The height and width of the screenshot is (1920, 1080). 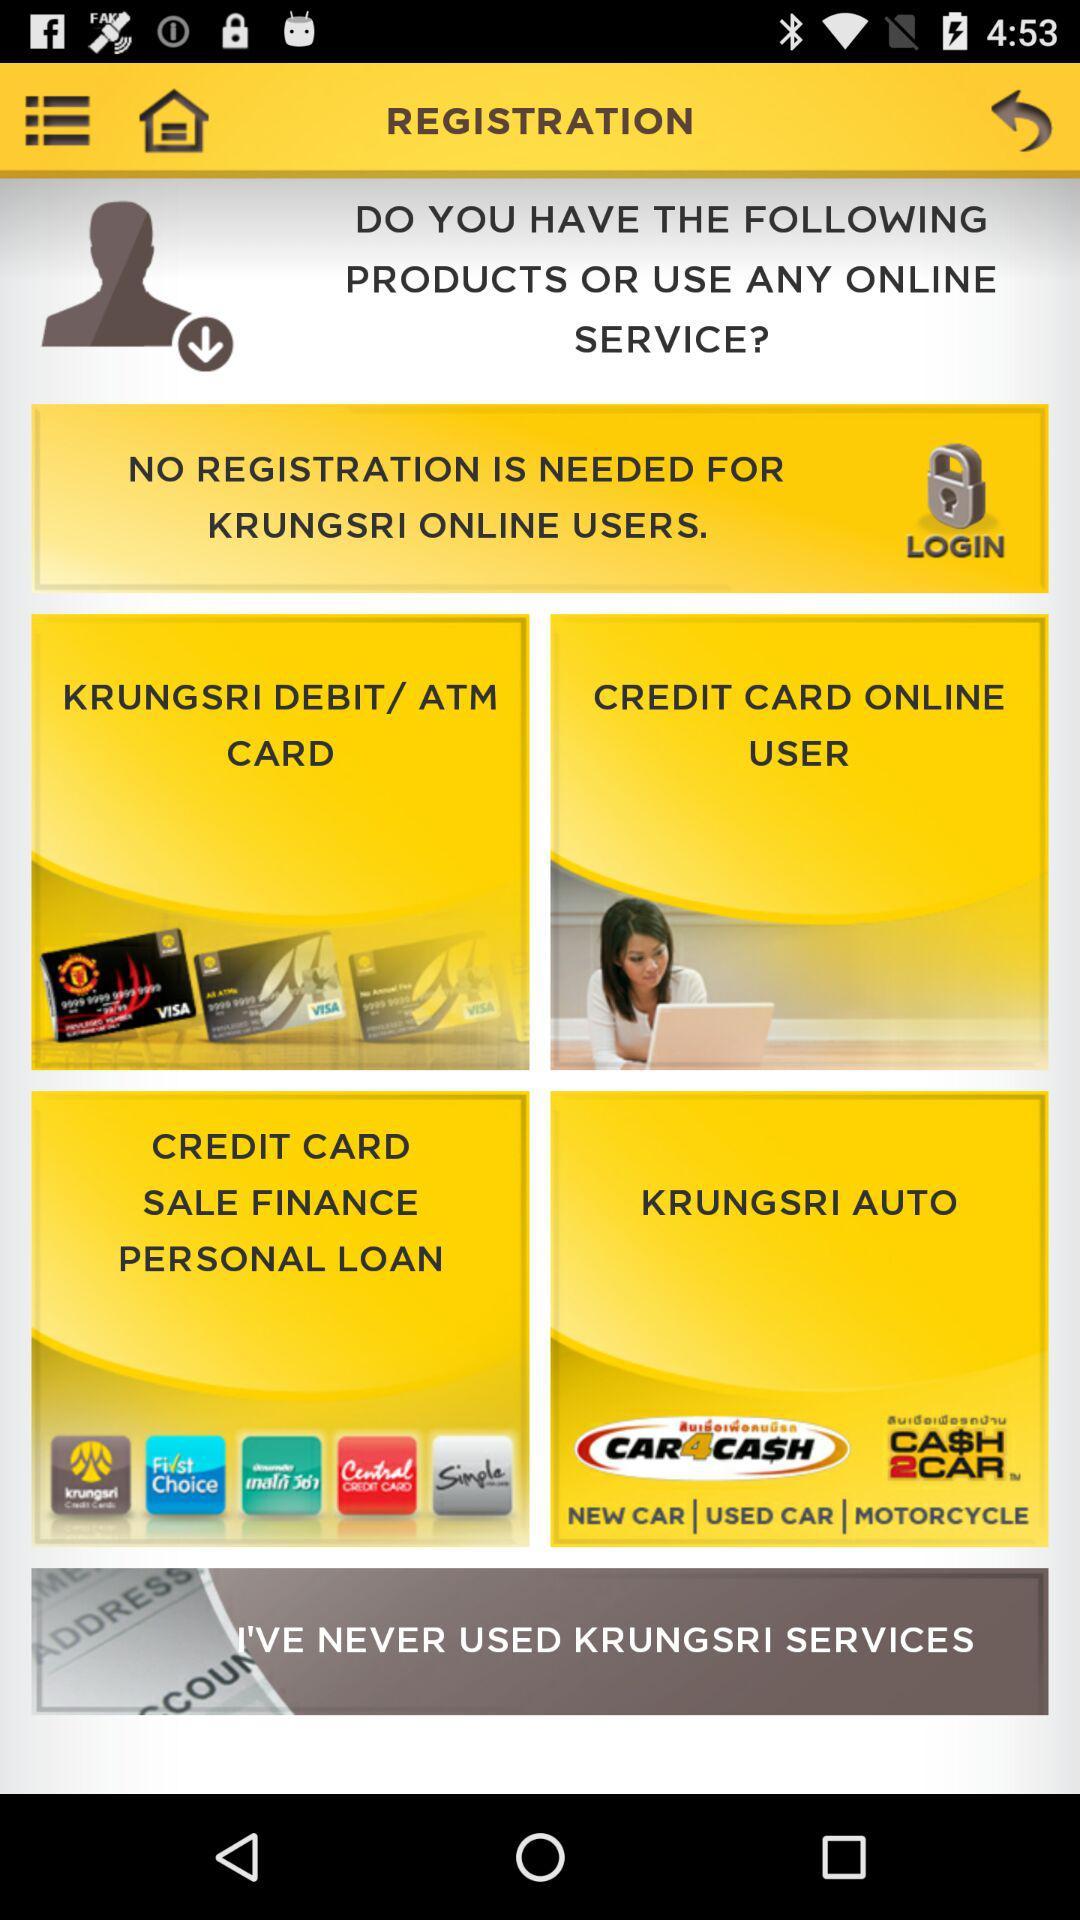 I want to click on more options, so click(x=56, y=119).